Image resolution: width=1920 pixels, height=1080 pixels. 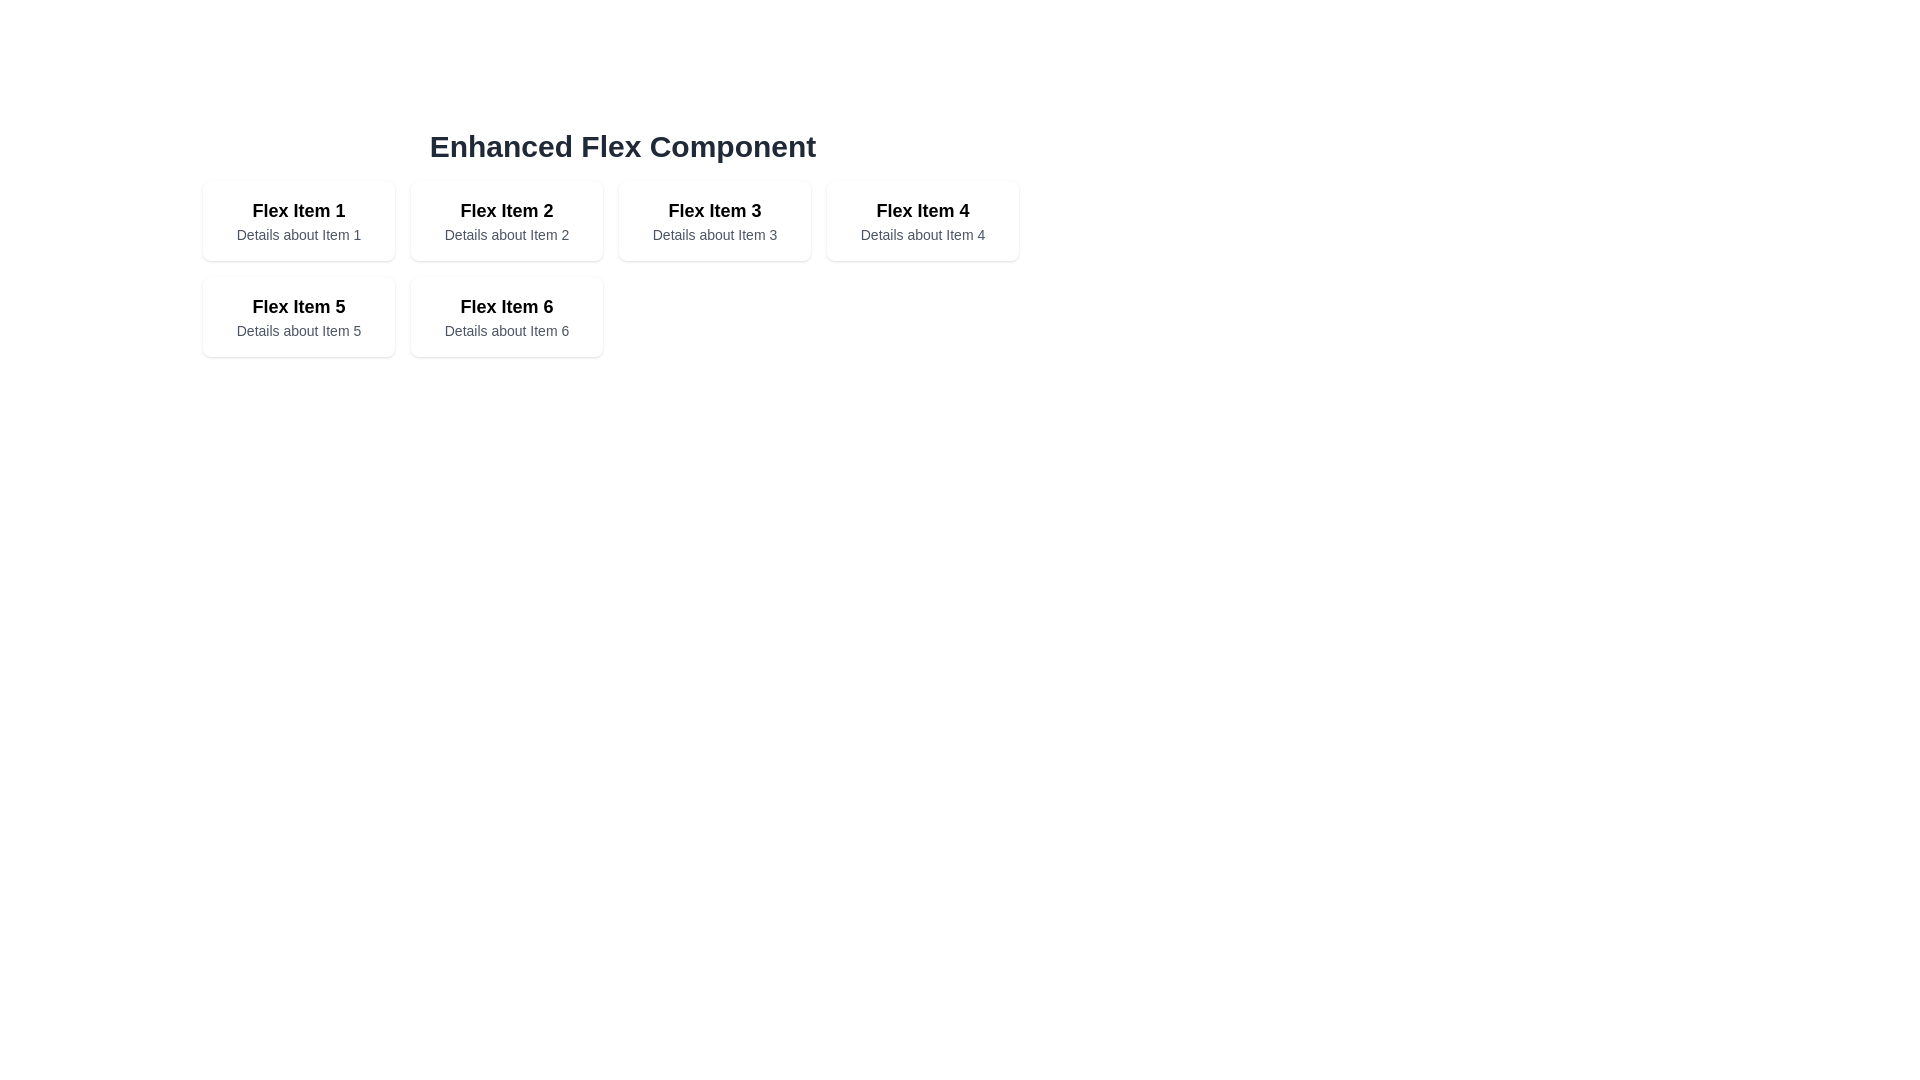 I want to click on the Text Label located in the top row, third column of the grid, which serves to identify an item and acts as a header or title, so click(x=715, y=211).